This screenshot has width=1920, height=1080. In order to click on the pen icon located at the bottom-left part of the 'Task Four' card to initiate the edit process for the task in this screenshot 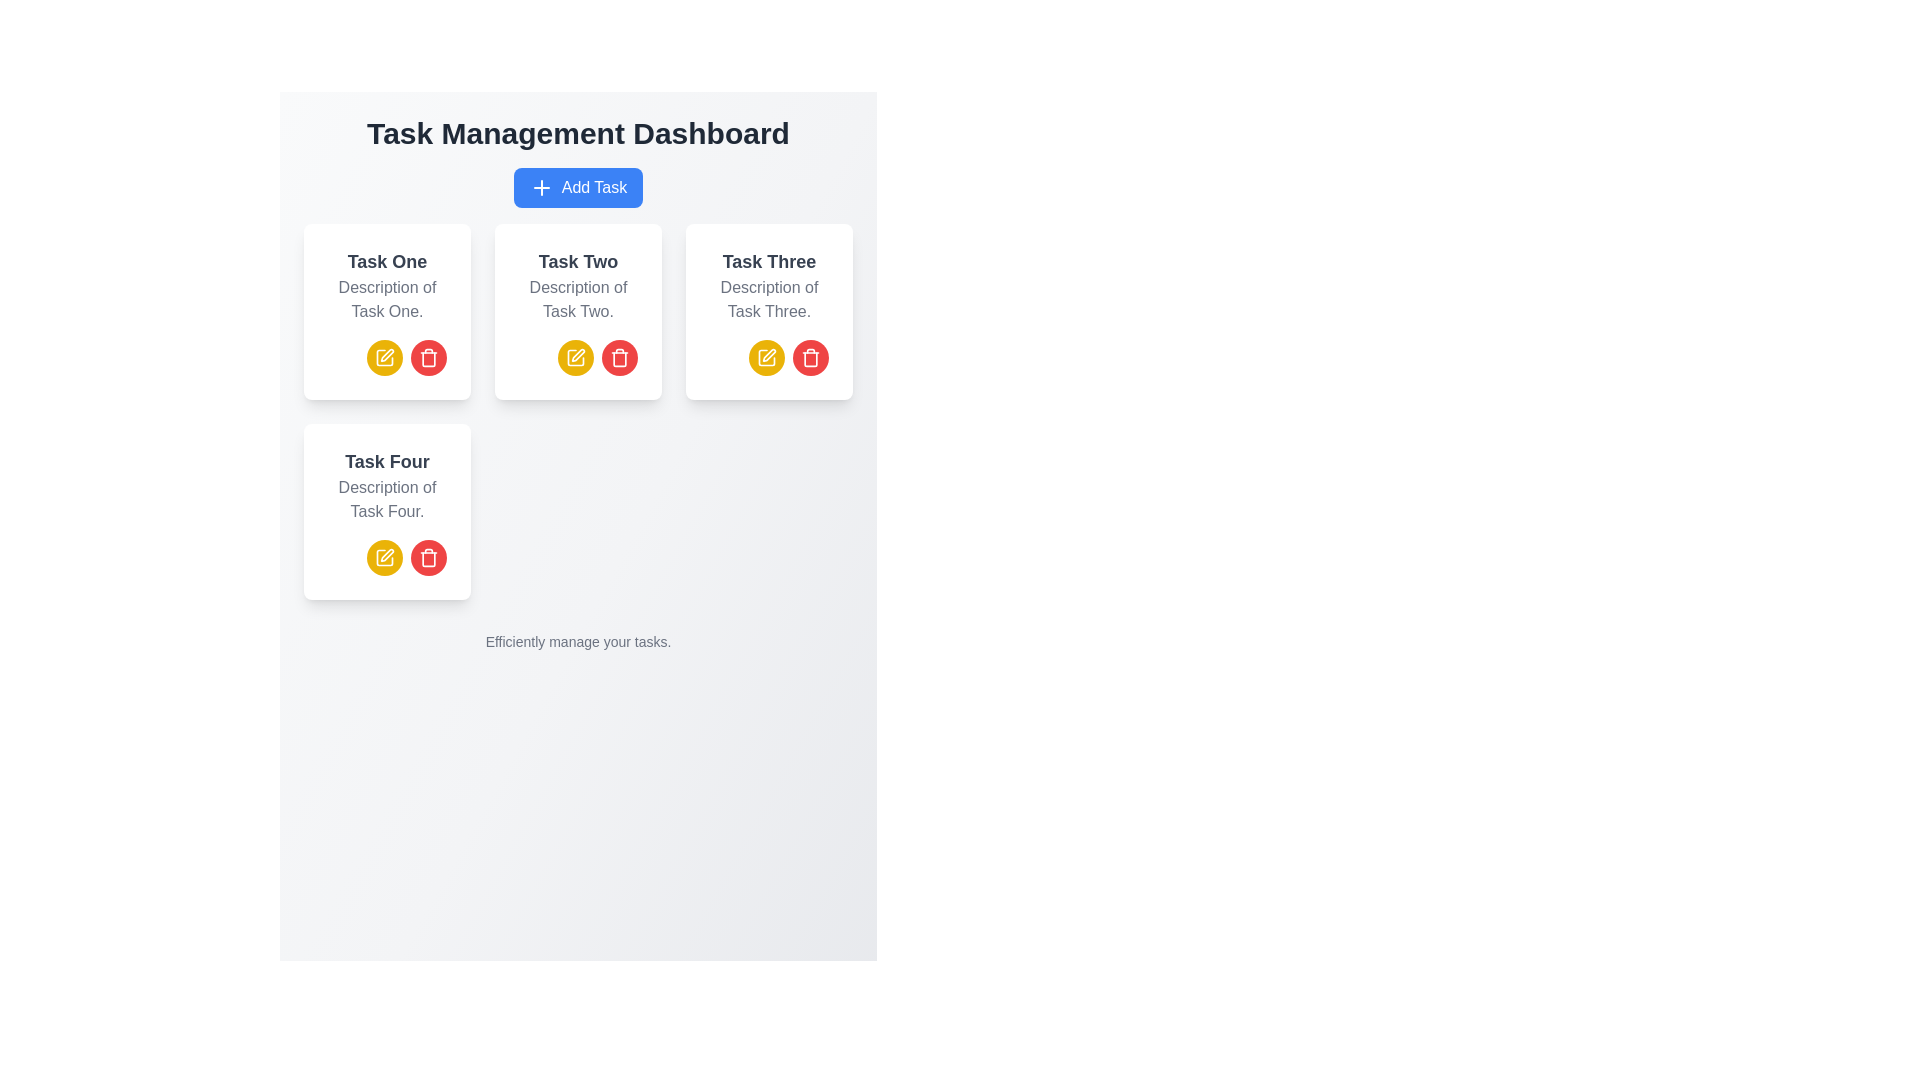, I will do `click(387, 555)`.